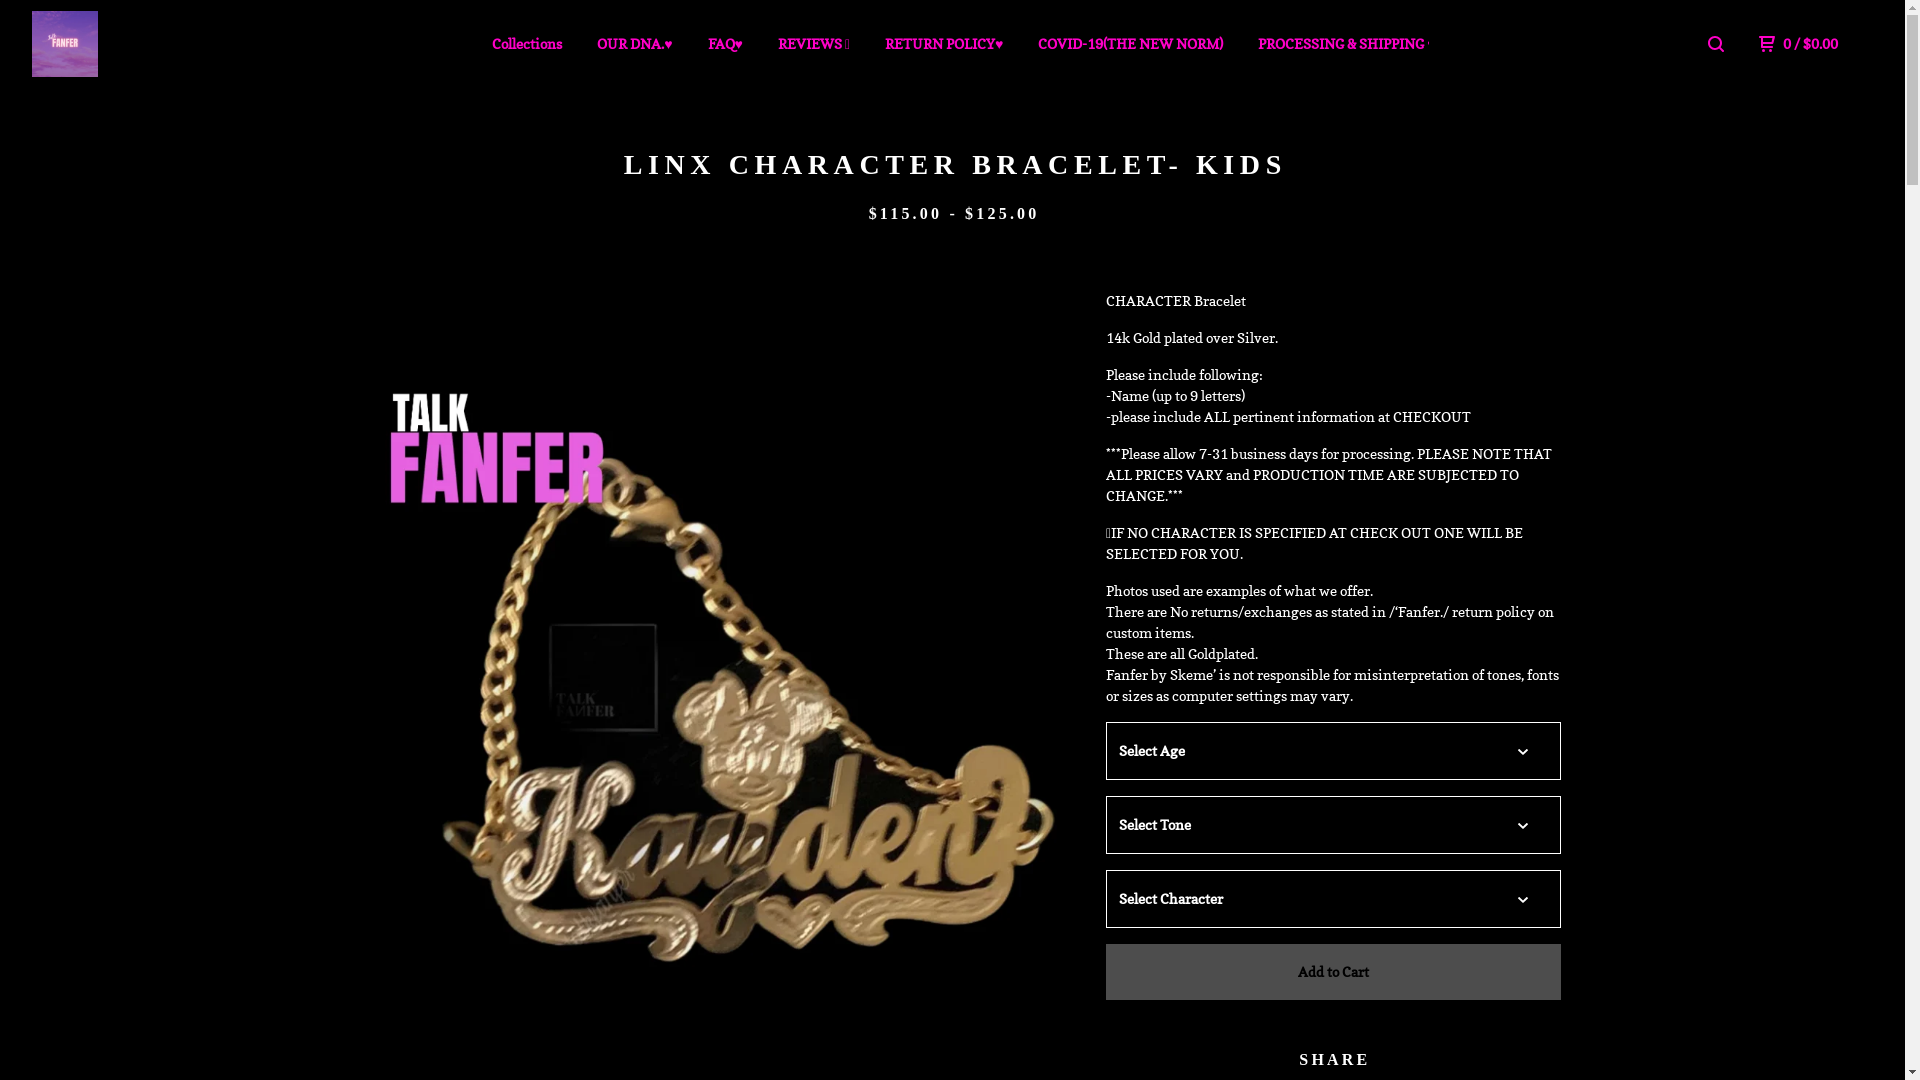 Image resolution: width=1920 pixels, height=1080 pixels. Describe the element at coordinates (527, 43) in the screenshot. I see `'Collections'` at that location.